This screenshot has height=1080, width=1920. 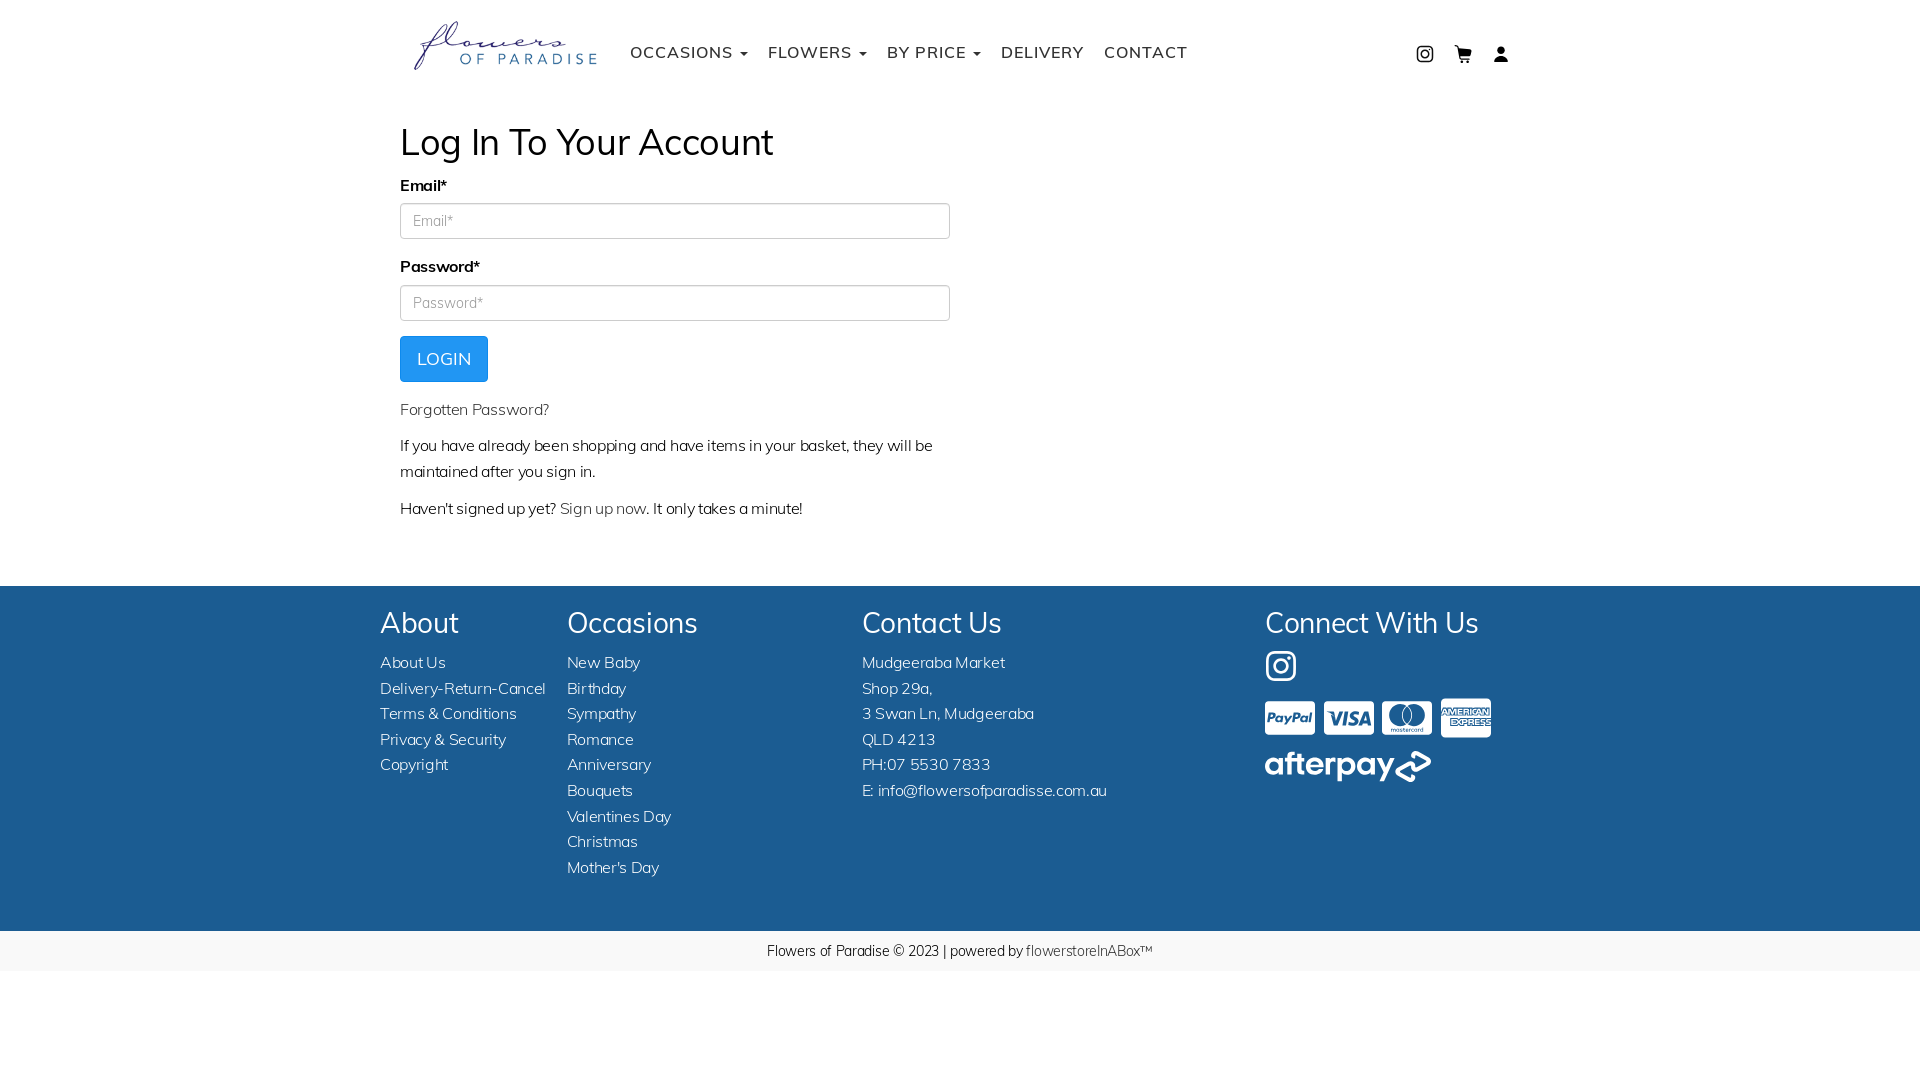 What do you see at coordinates (461, 686) in the screenshot?
I see `'Delivery-Return-Cancel'` at bounding box center [461, 686].